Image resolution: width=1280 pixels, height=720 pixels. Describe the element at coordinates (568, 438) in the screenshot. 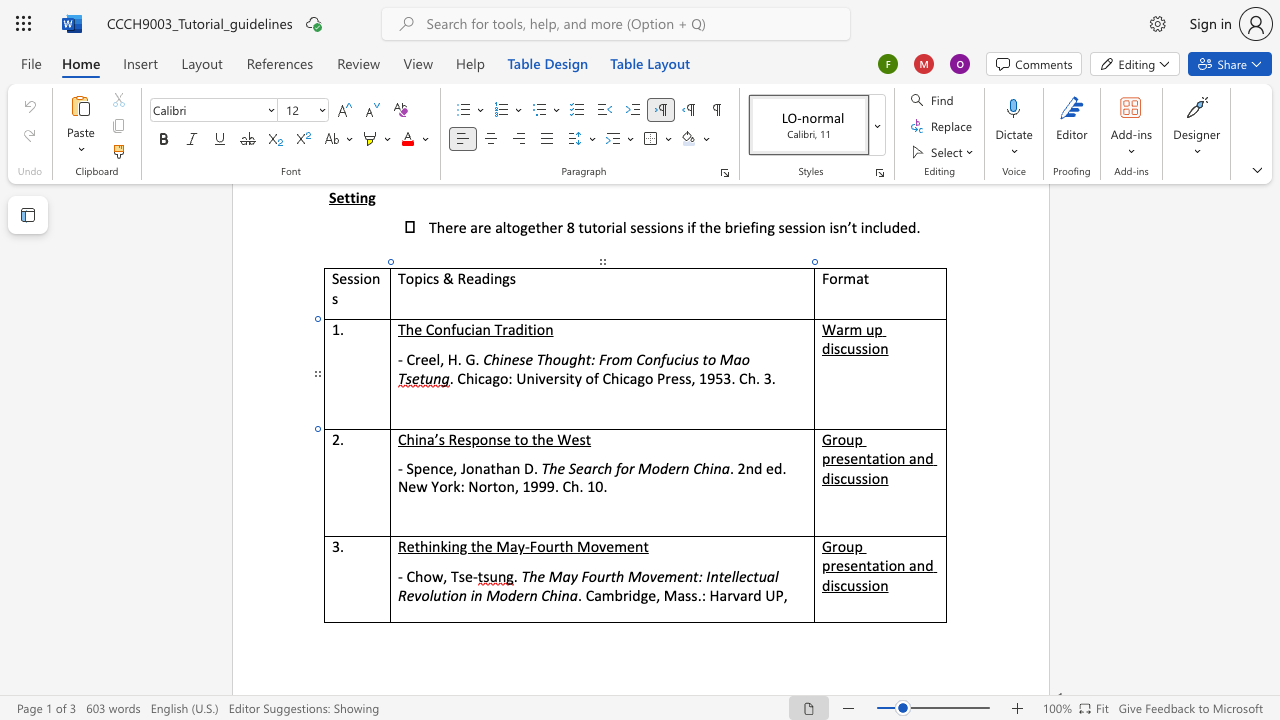

I see `the space between the continuous character "W" and "e" in the text` at that location.